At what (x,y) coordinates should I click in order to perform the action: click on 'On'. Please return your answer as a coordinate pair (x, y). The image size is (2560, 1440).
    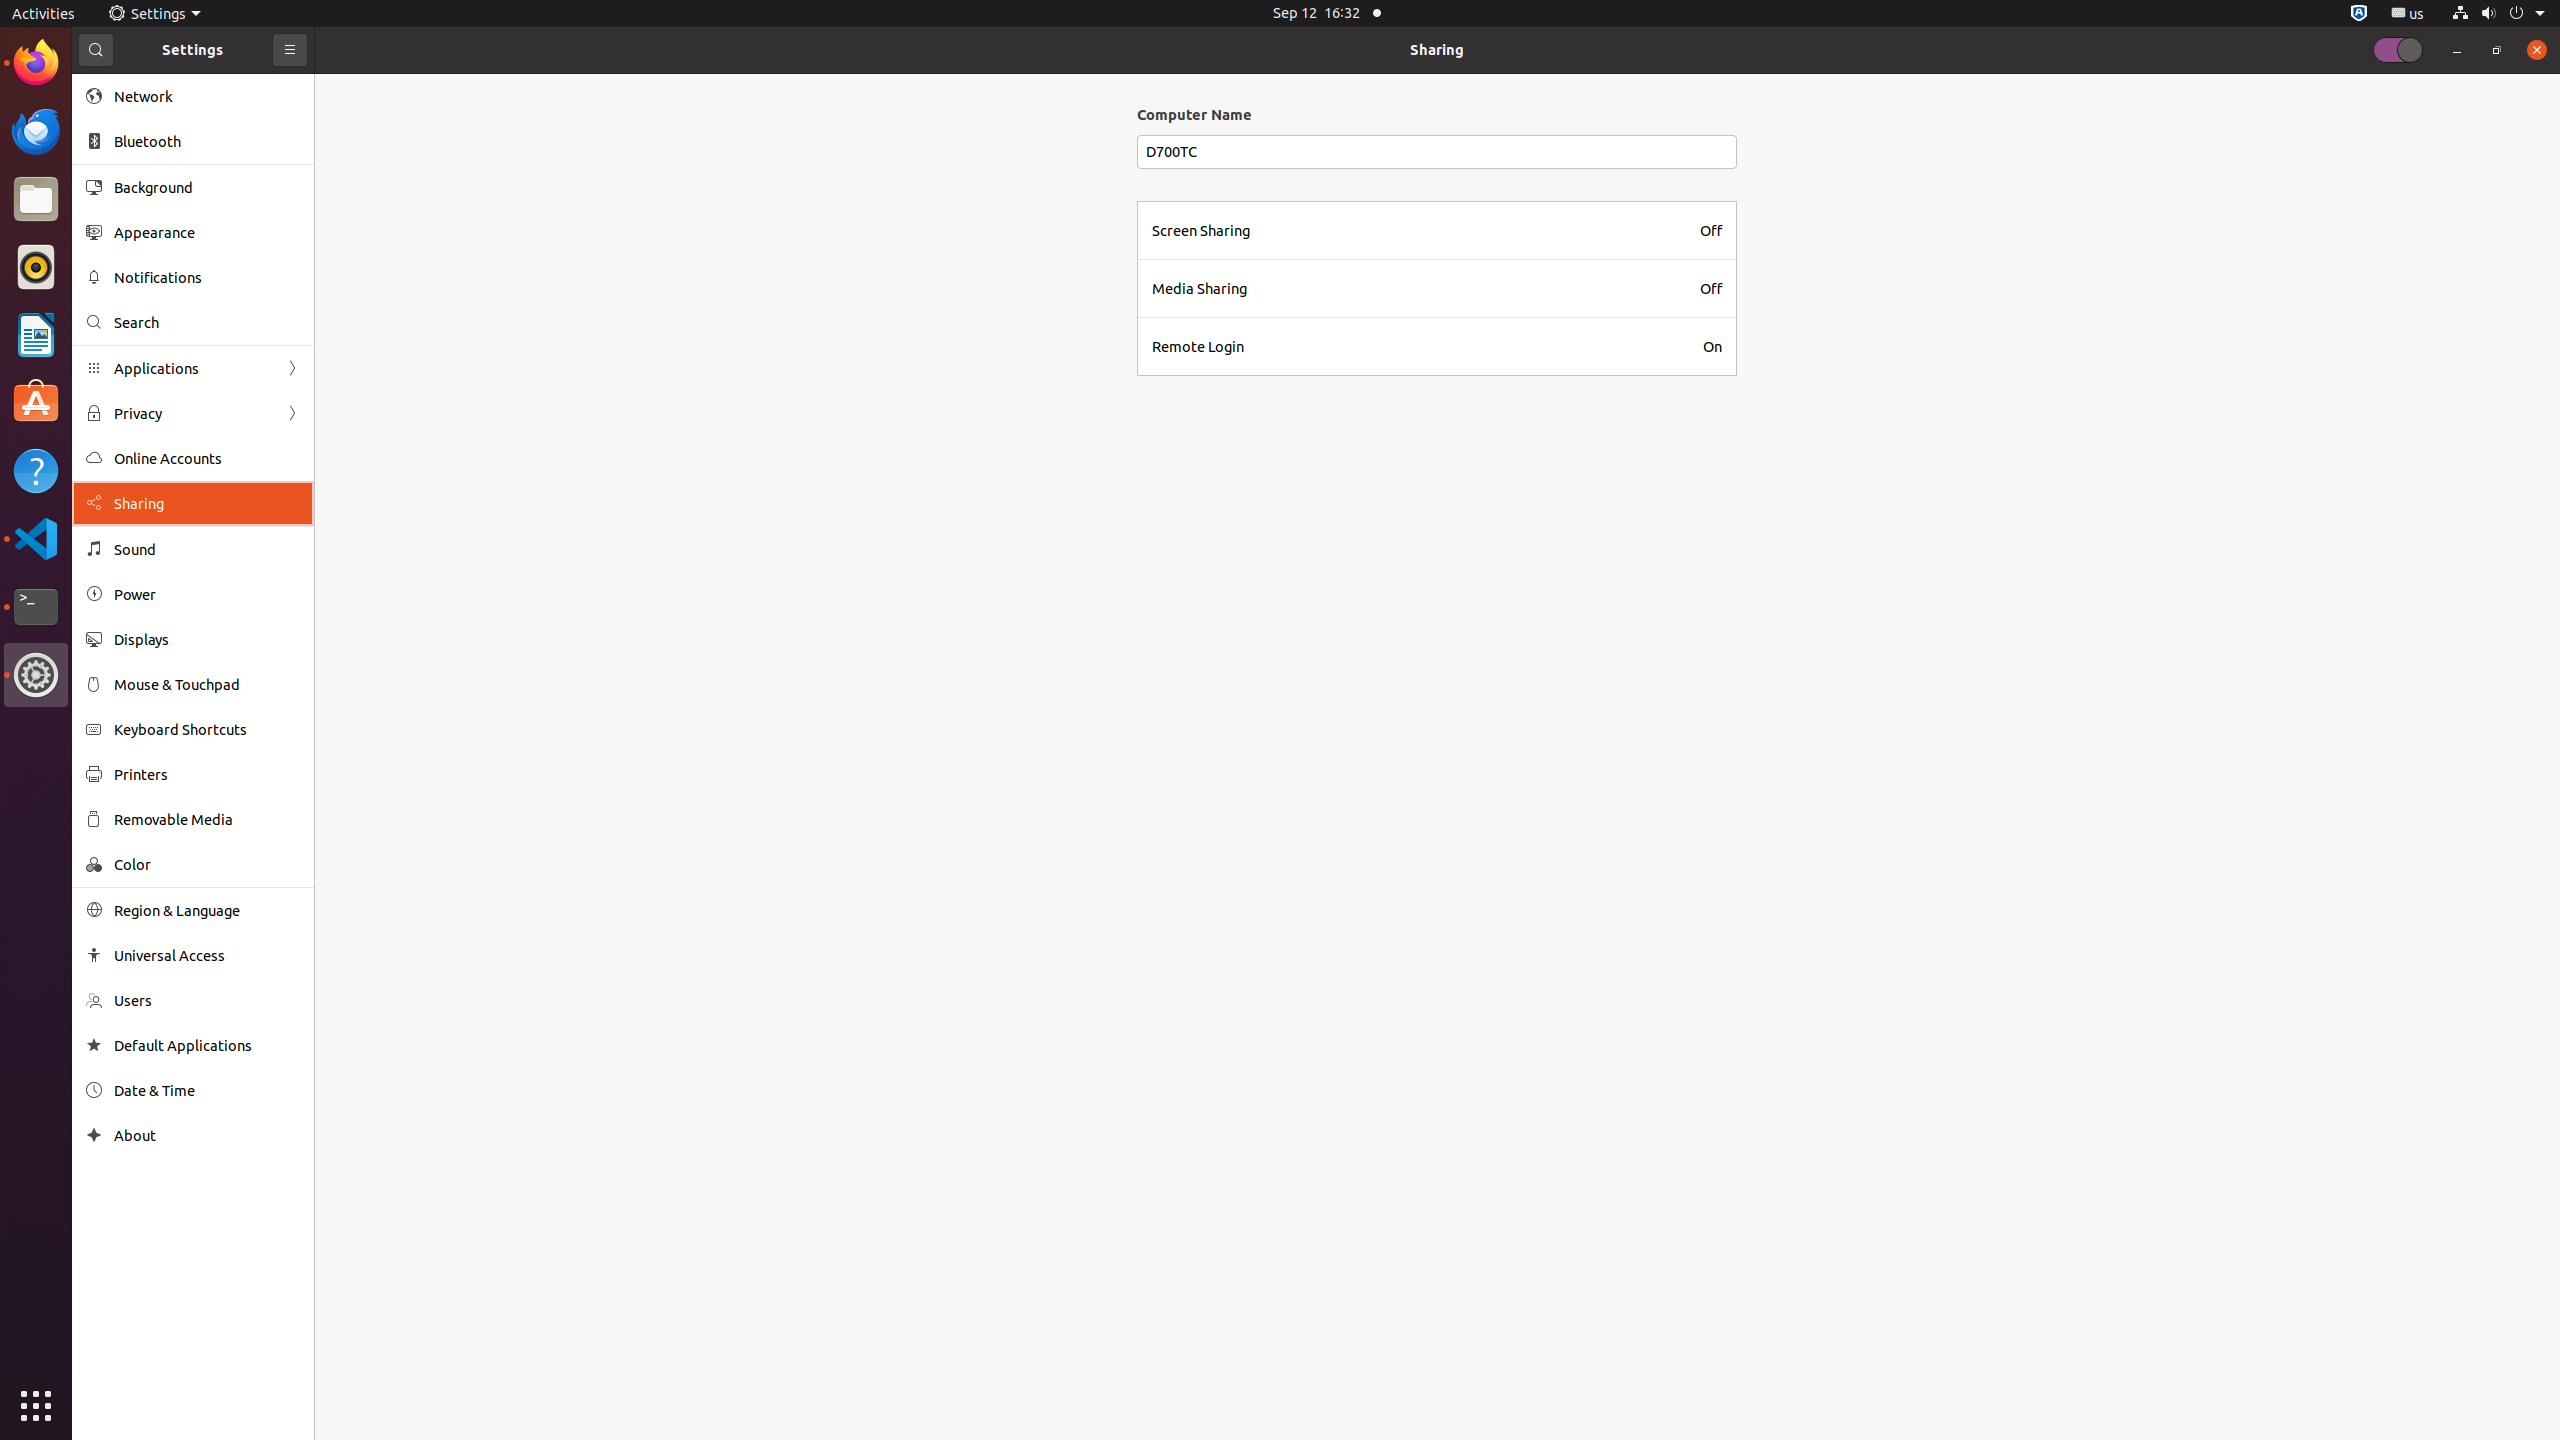
    Looking at the image, I should click on (1712, 345).